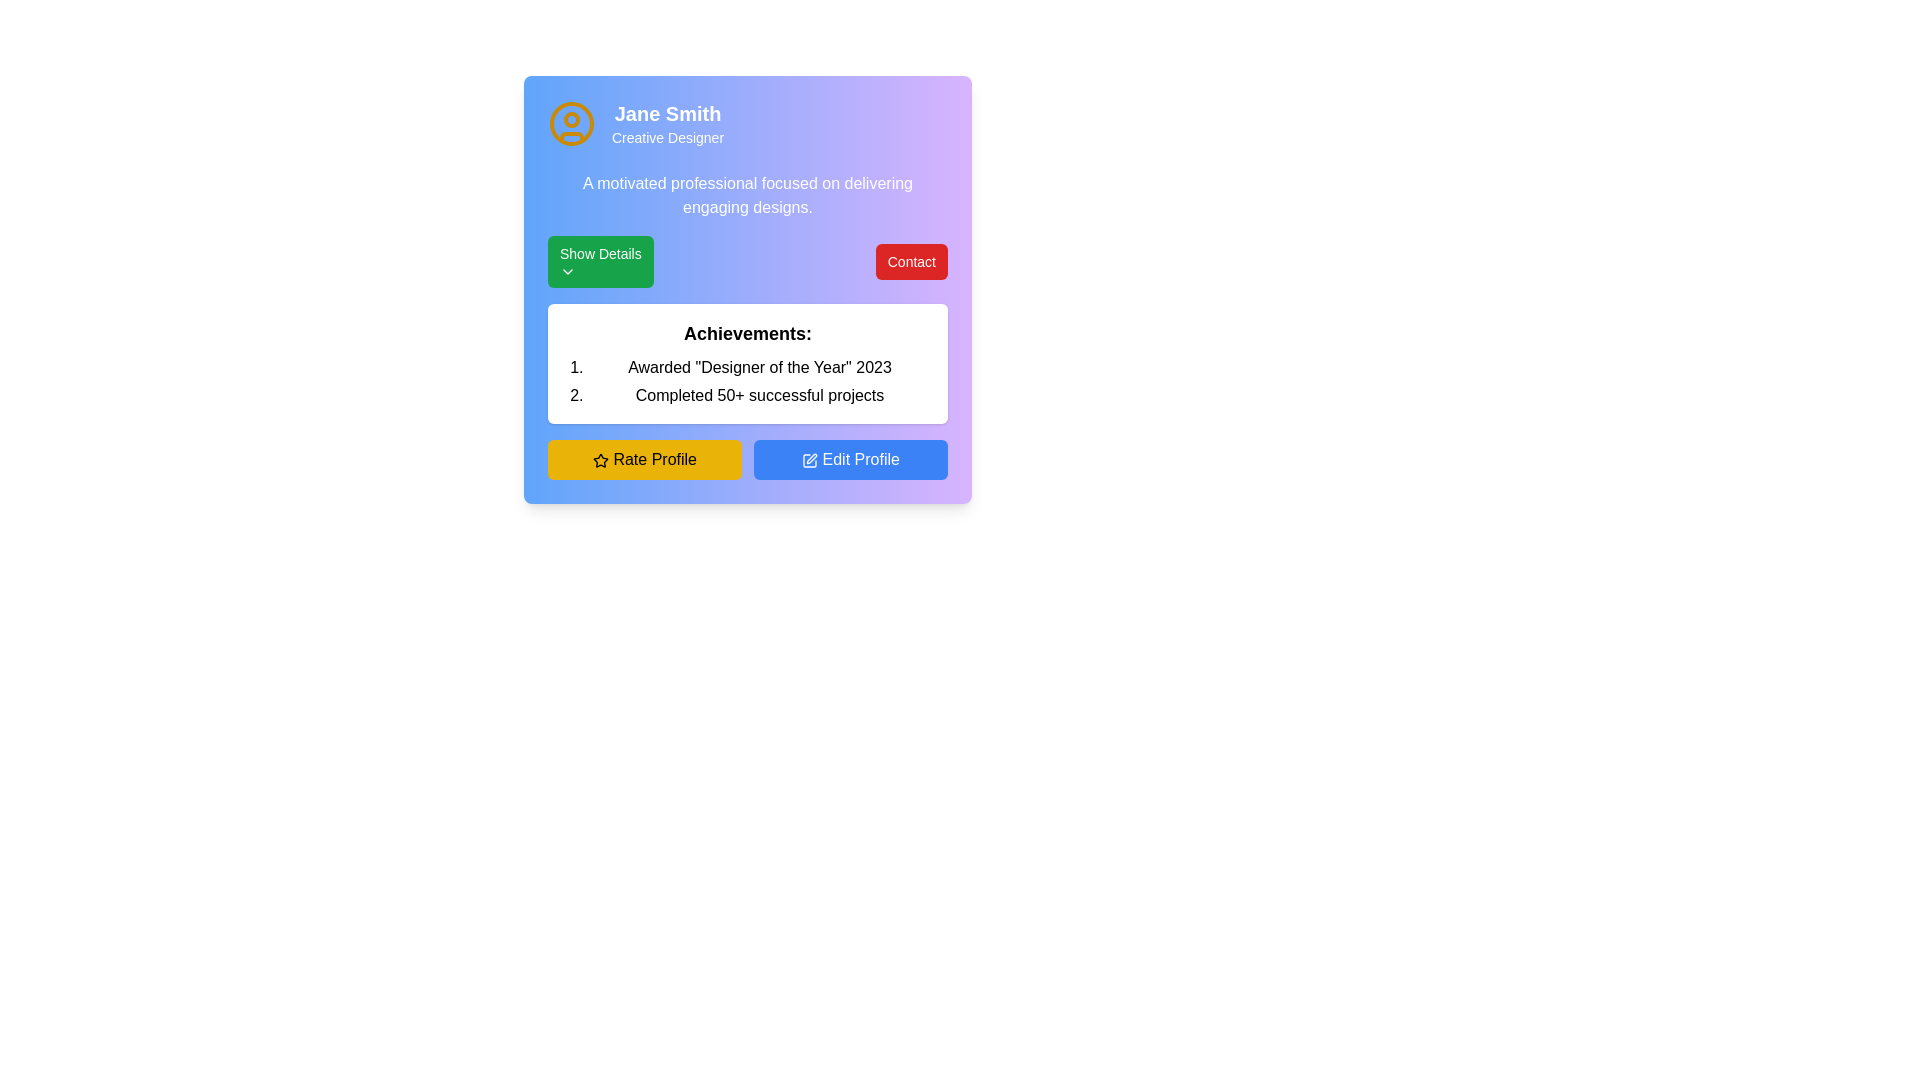 This screenshot has width=1920, height=1080. Describe the element at coordinates (644, 459) in the screenshot. I see `the leftmost button located at the bottom-left of the horizontal layout to rate the profile` at that location.